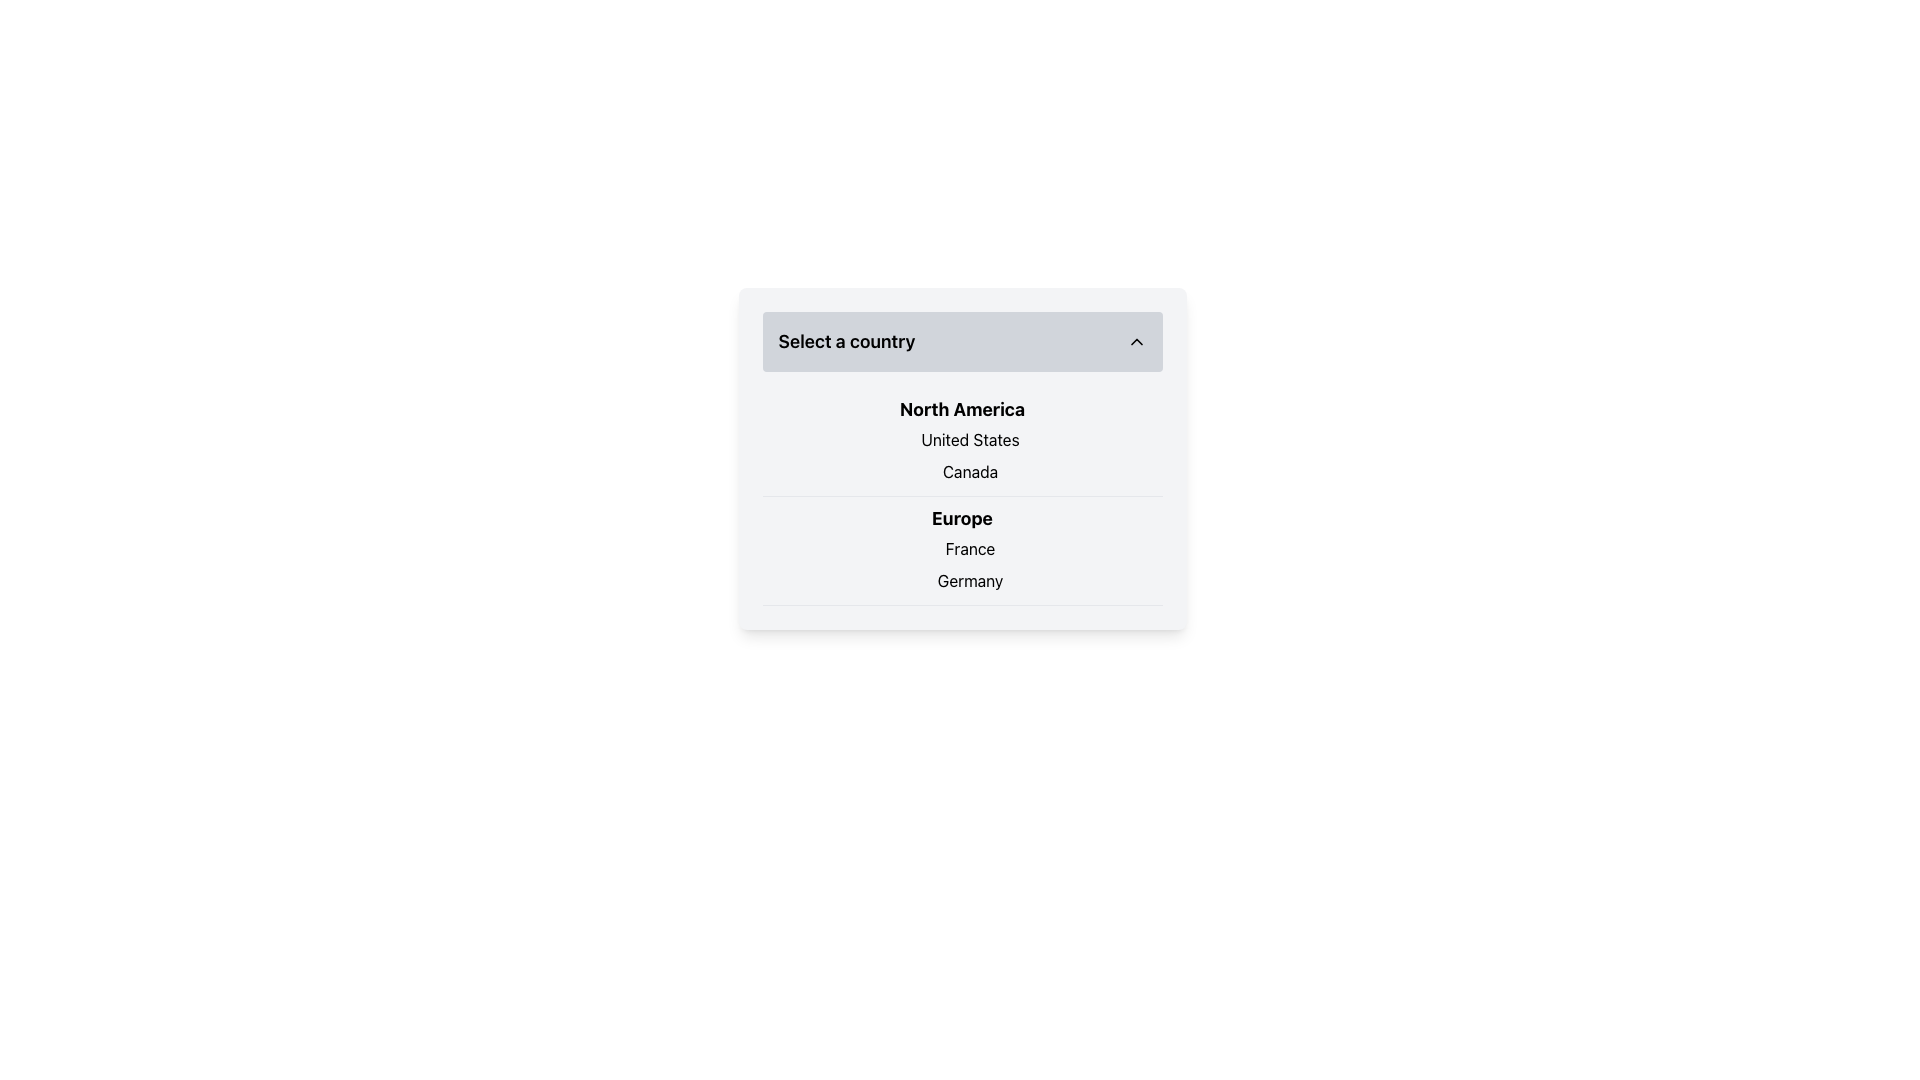  I want to click on the list item representing 'United States' in the country selection dropdown under the 'North America' heading, so click(962, 438).